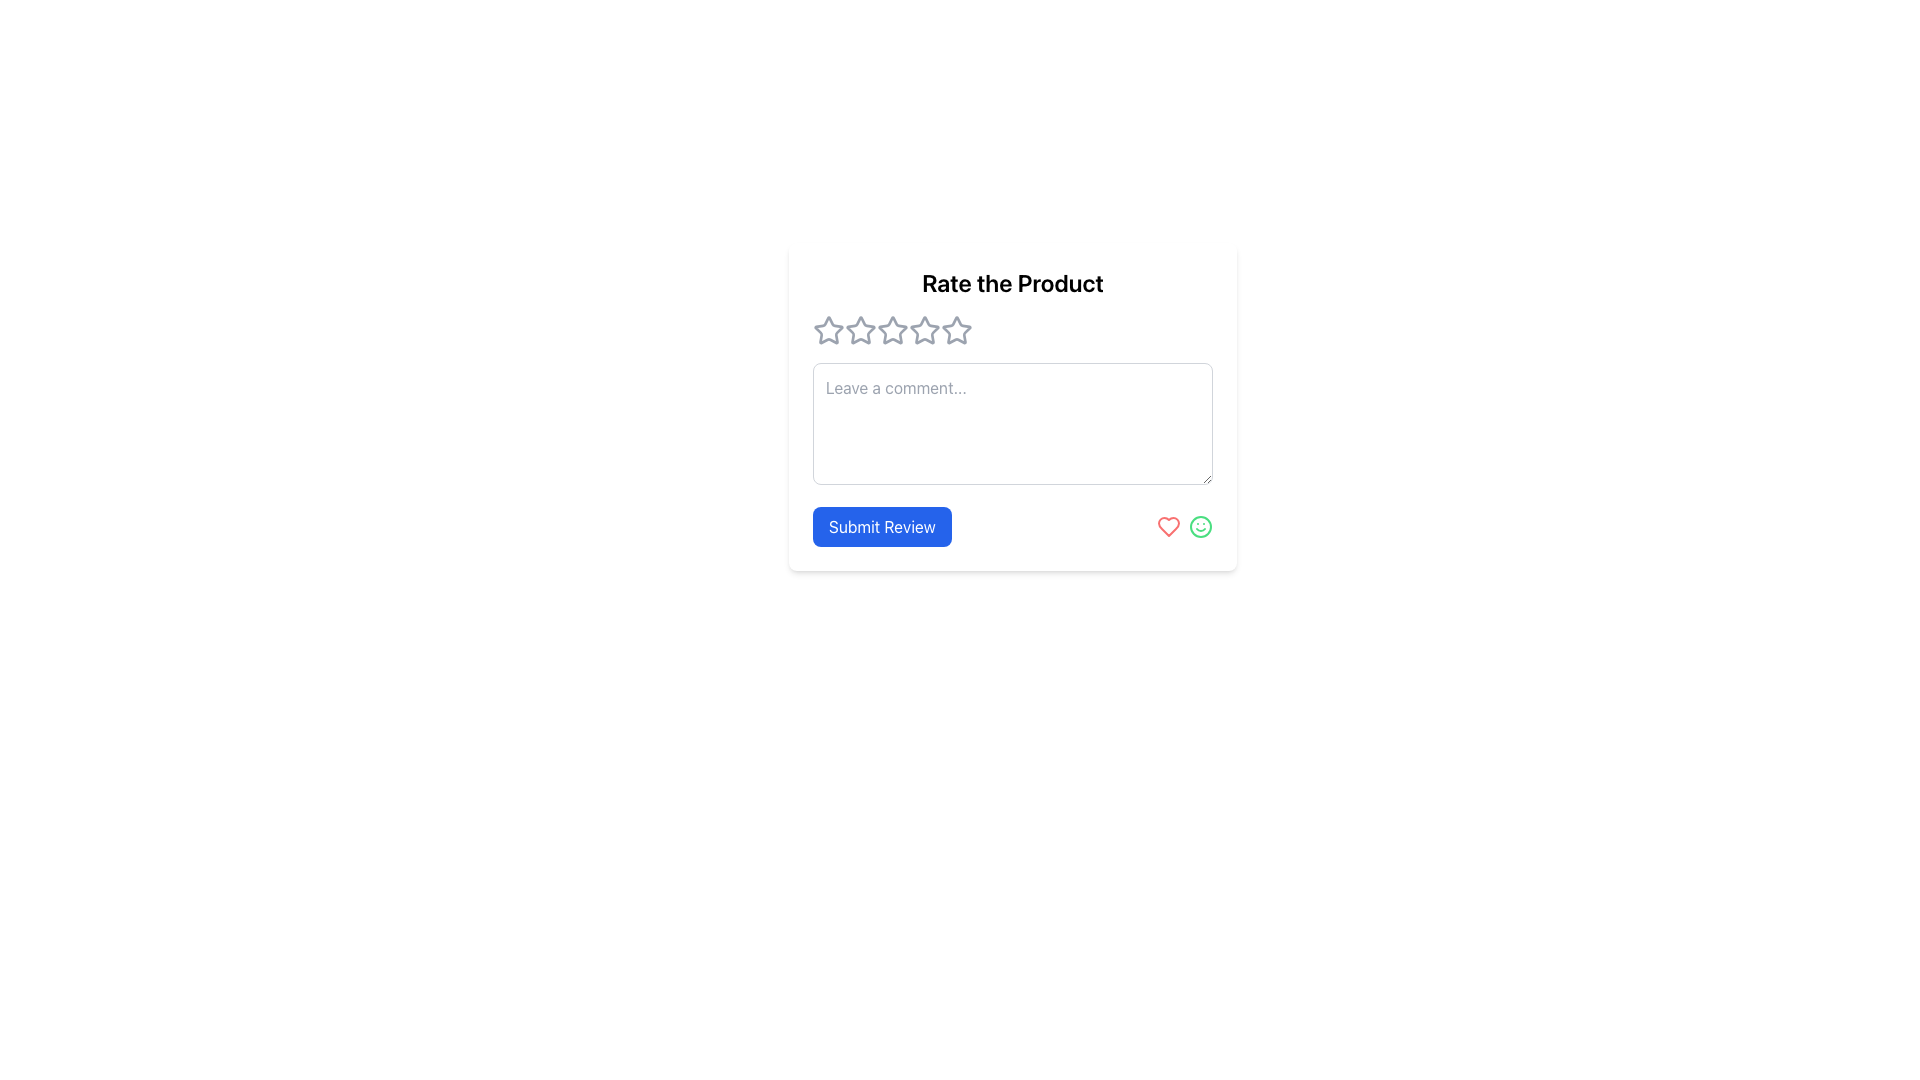 The image size is (1920, 1080). What do you see at coordinates (1200, 526) in the screenshot?
I see `the outermost circle of the smiling face icon, which is part of a grouped SVG illustration at the bottom-right corner of the review submission interface` at bounding box center [1200, 526].